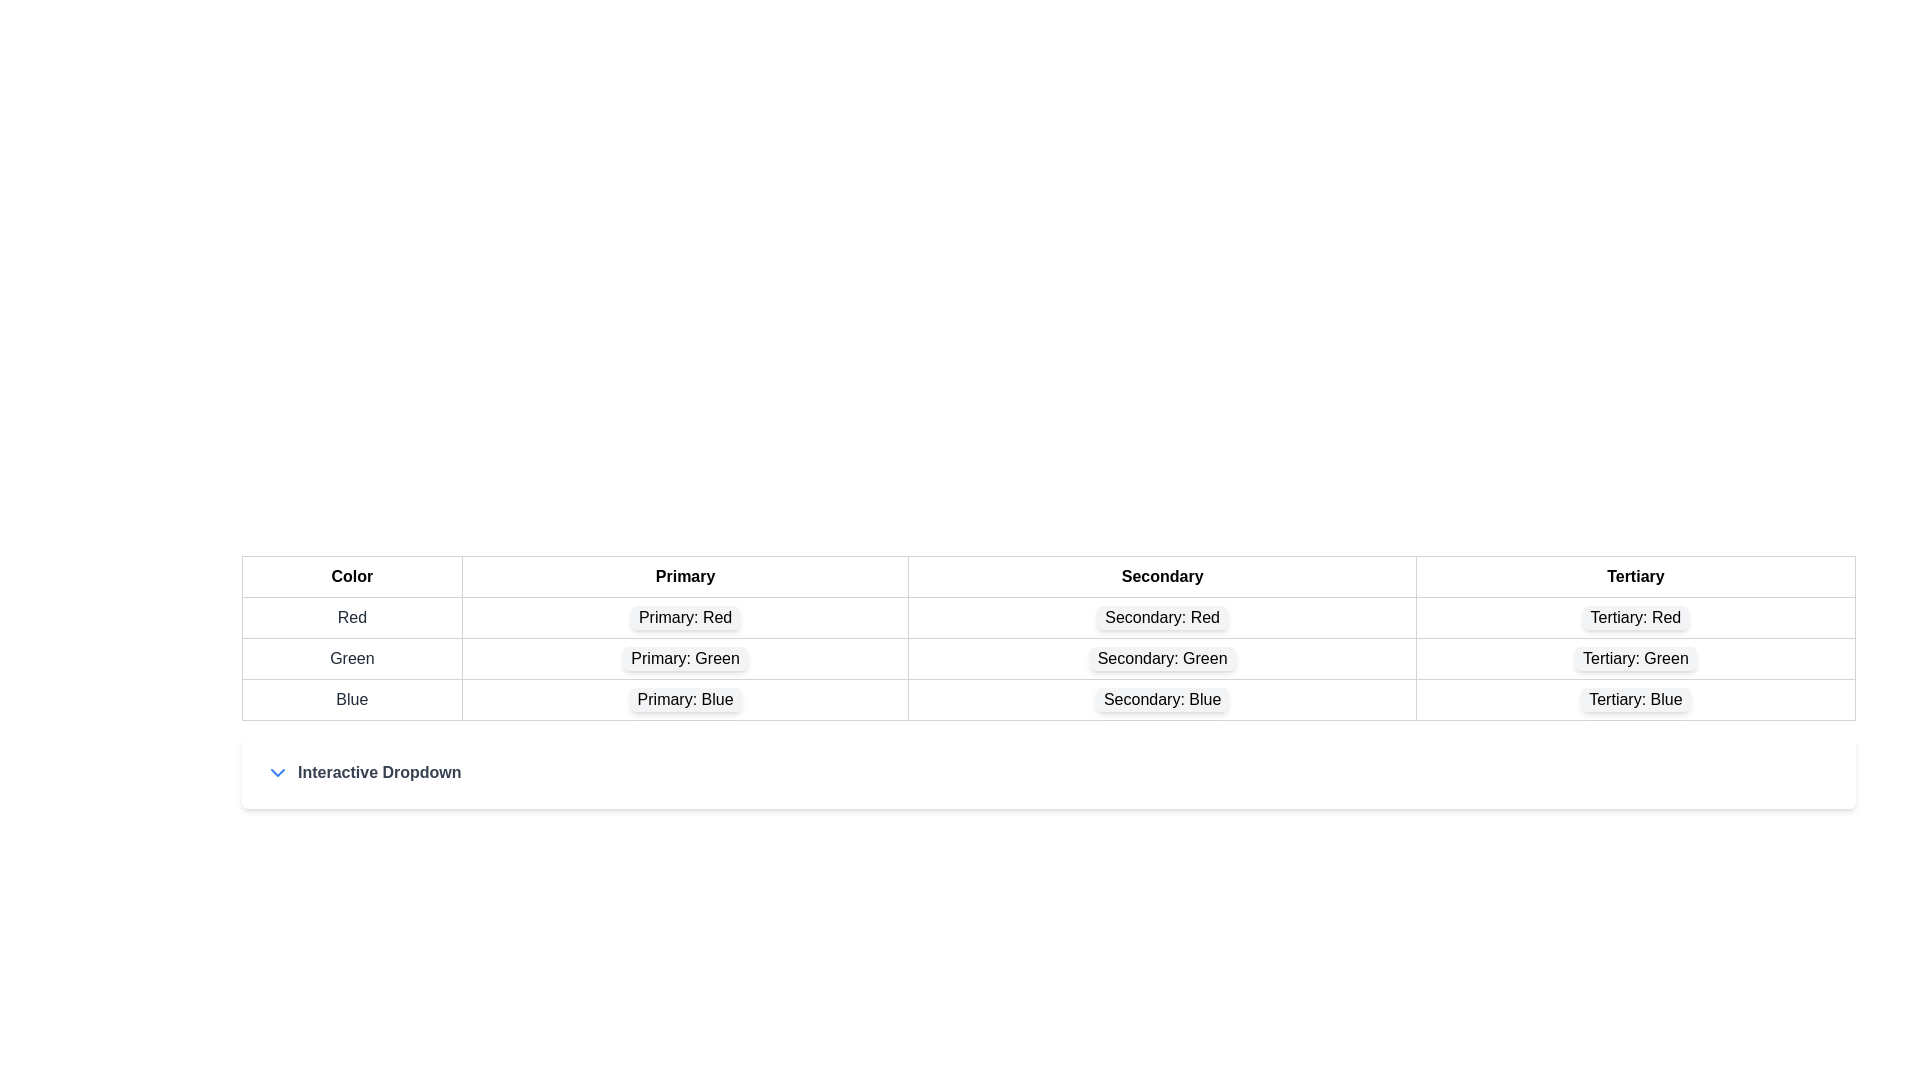 This screenshot has height=1080, width=1920. What do you see at coordinates (1635, 698) in the screenshot?
I see `the button-like label labeled 'Tertiary: Blue', which is located in the last row of the table under the 'Tertiary' column, positioned as the third item in that row` at bounding box center [1635, 698].